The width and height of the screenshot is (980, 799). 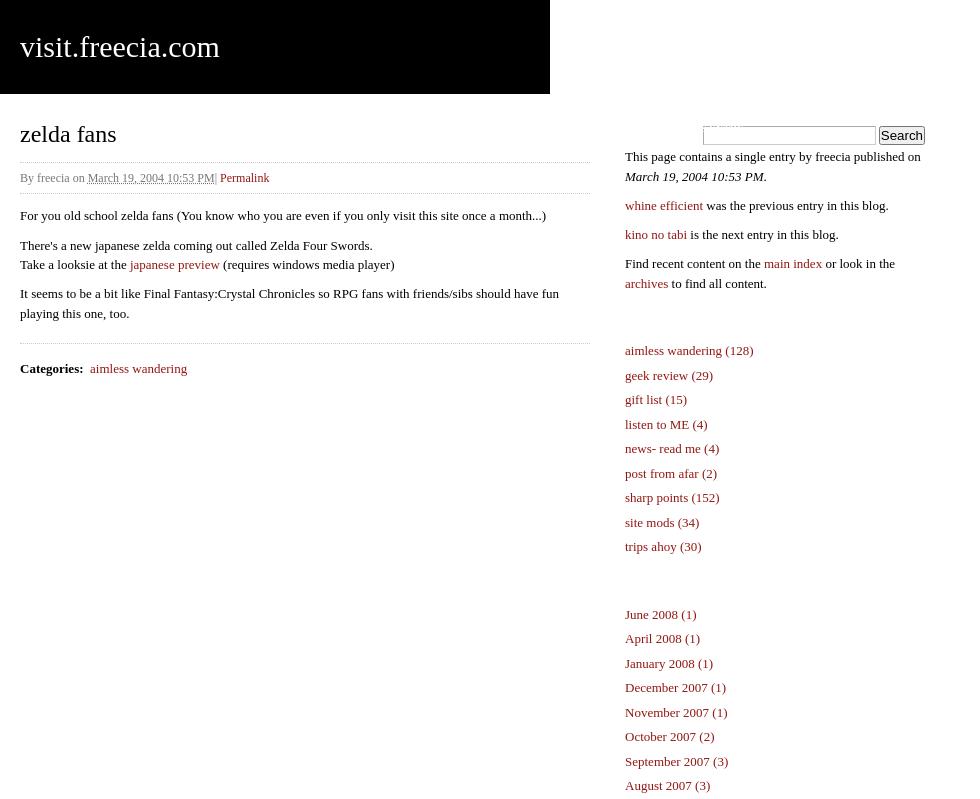 I want to click on 'January 2008 (1)', so click(x=625, y=661).